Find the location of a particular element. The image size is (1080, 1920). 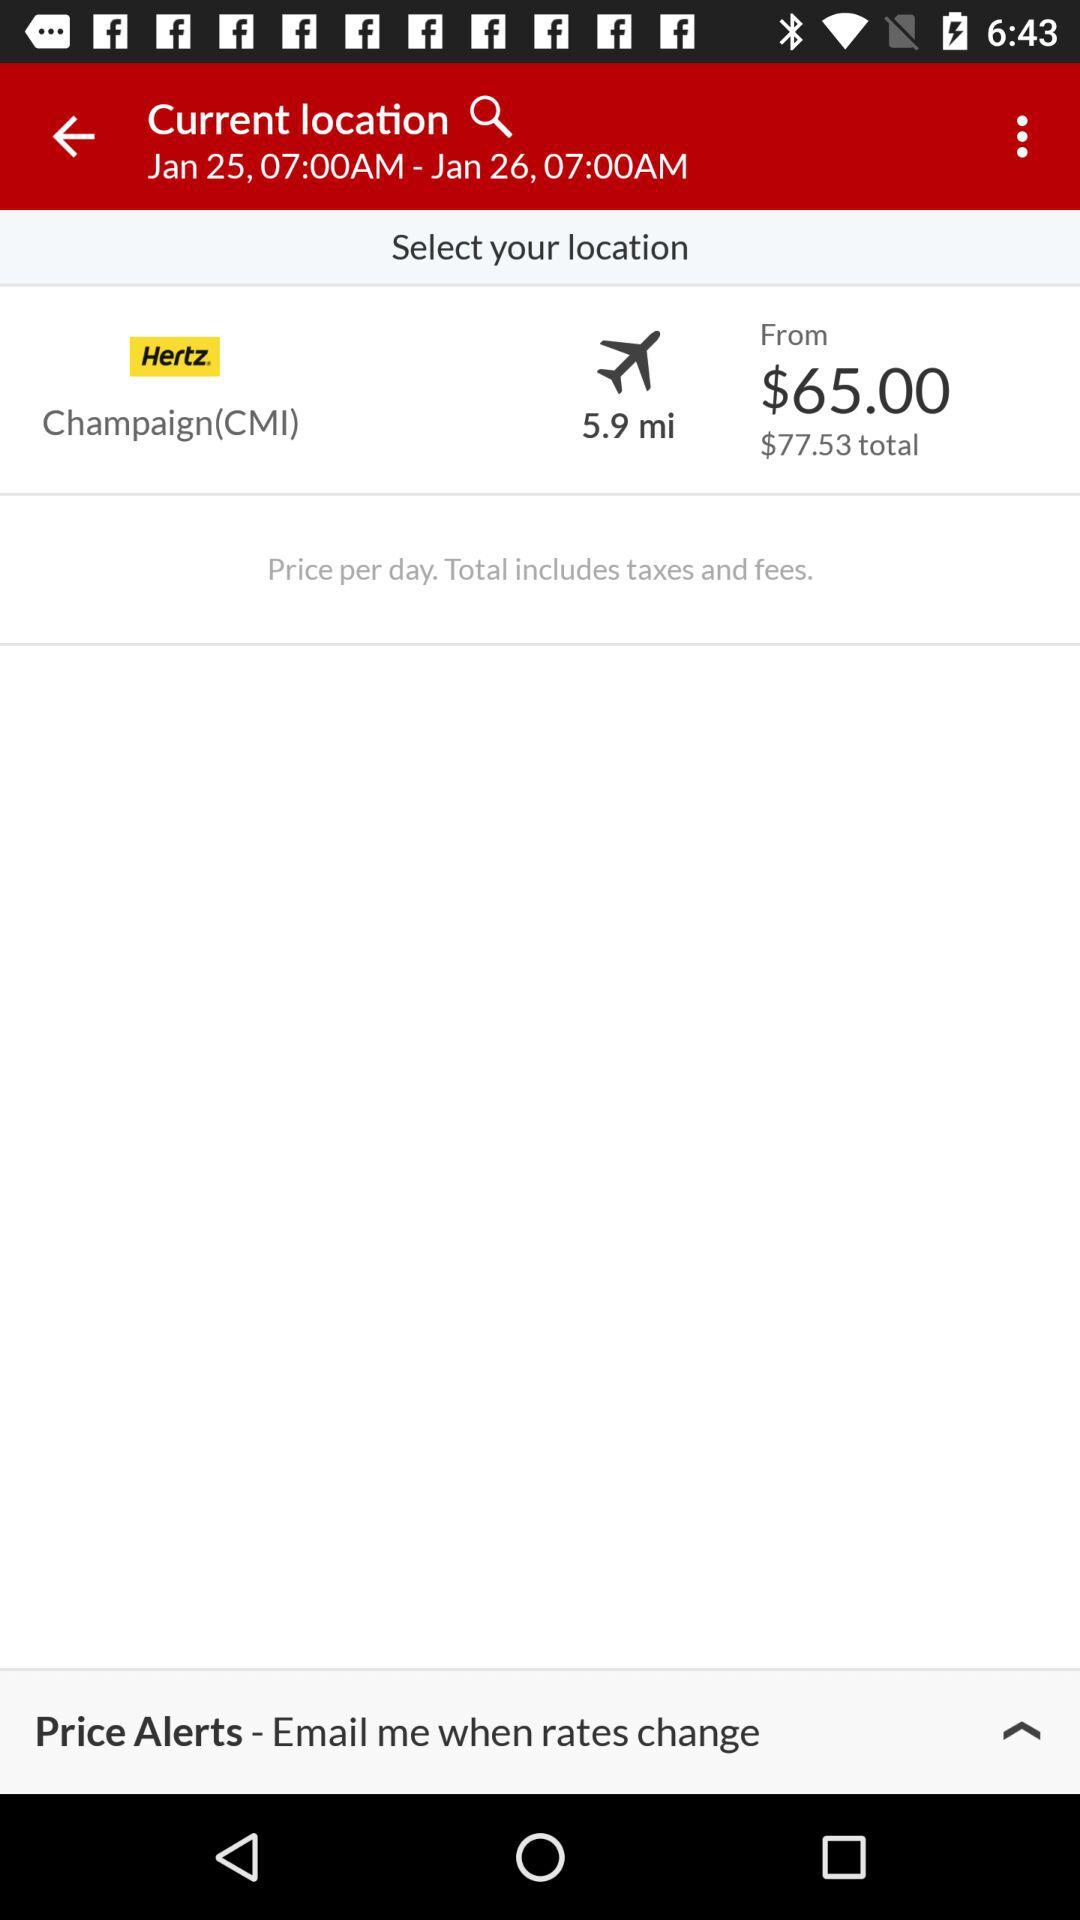

$65.00 icon is located at coordinates (855, 388).